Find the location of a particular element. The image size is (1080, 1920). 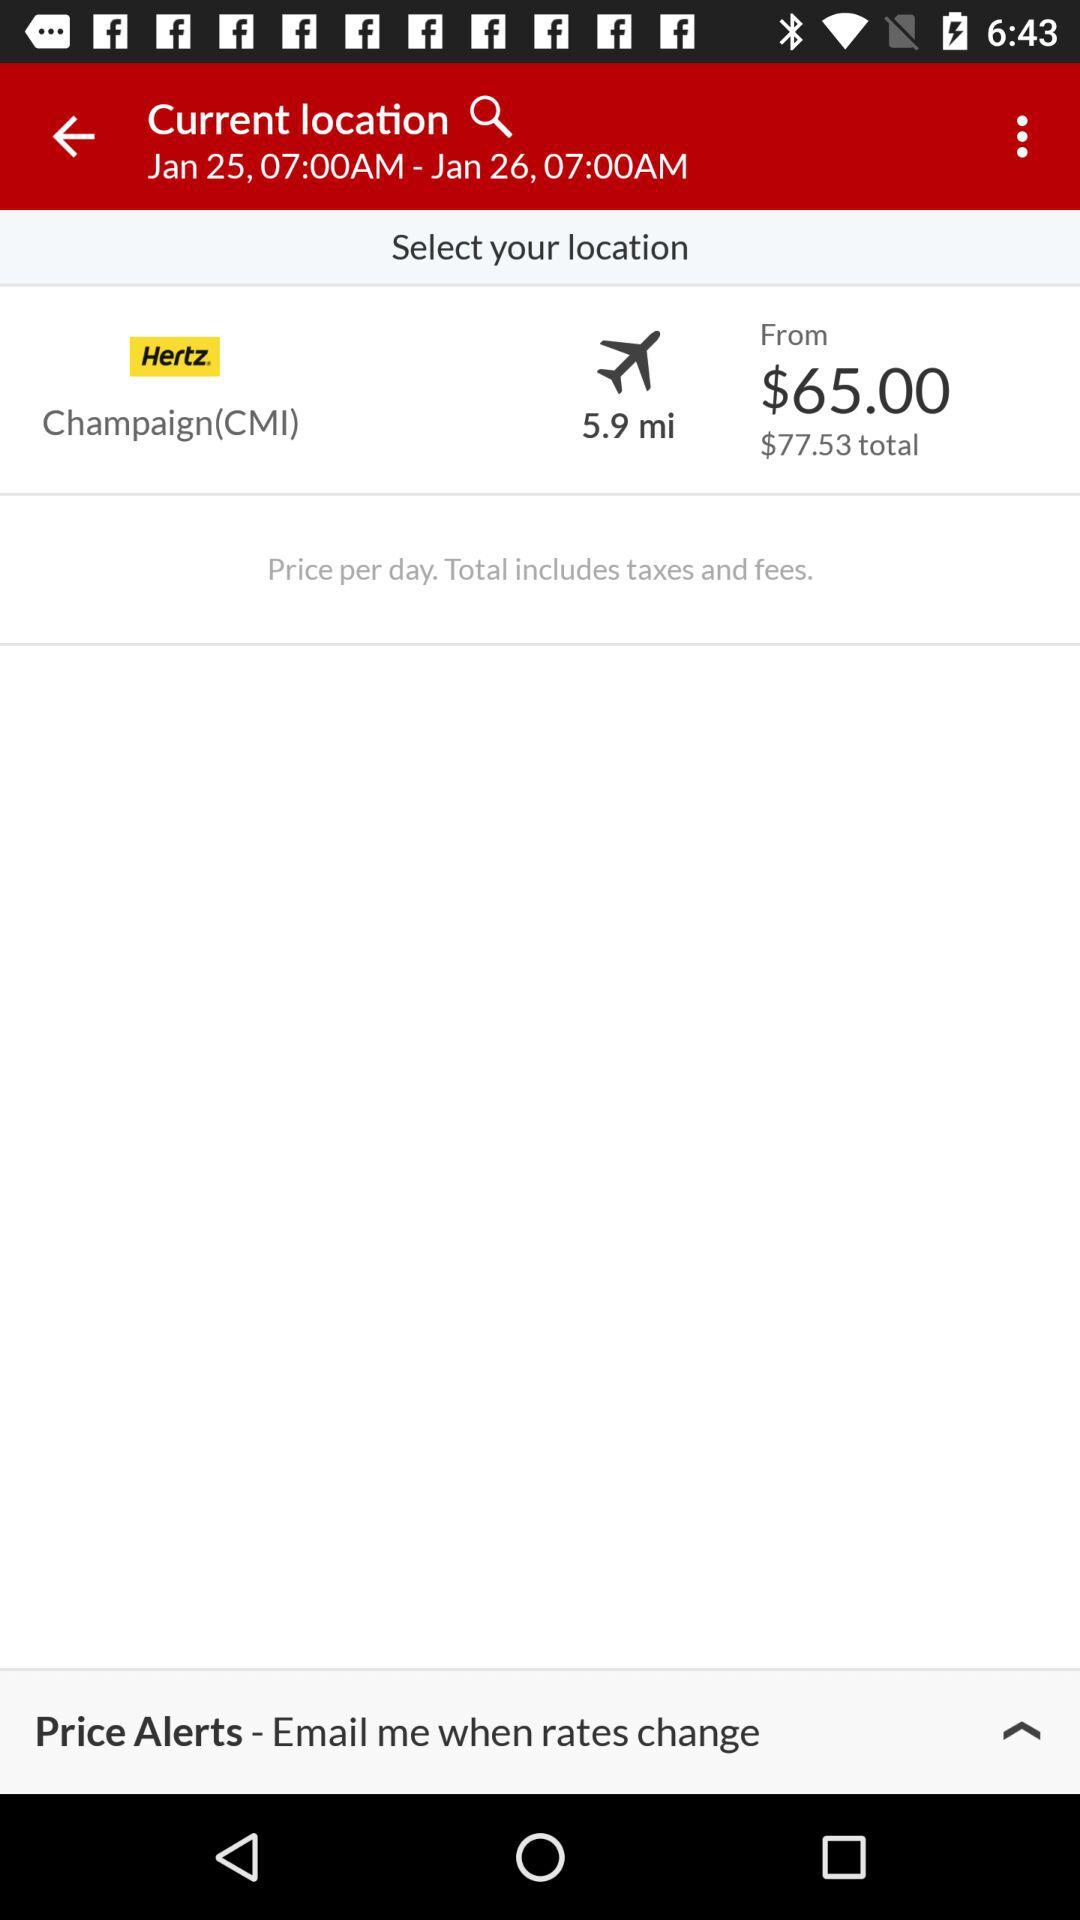

$65.00 icon is located at coordinates (855, 388).